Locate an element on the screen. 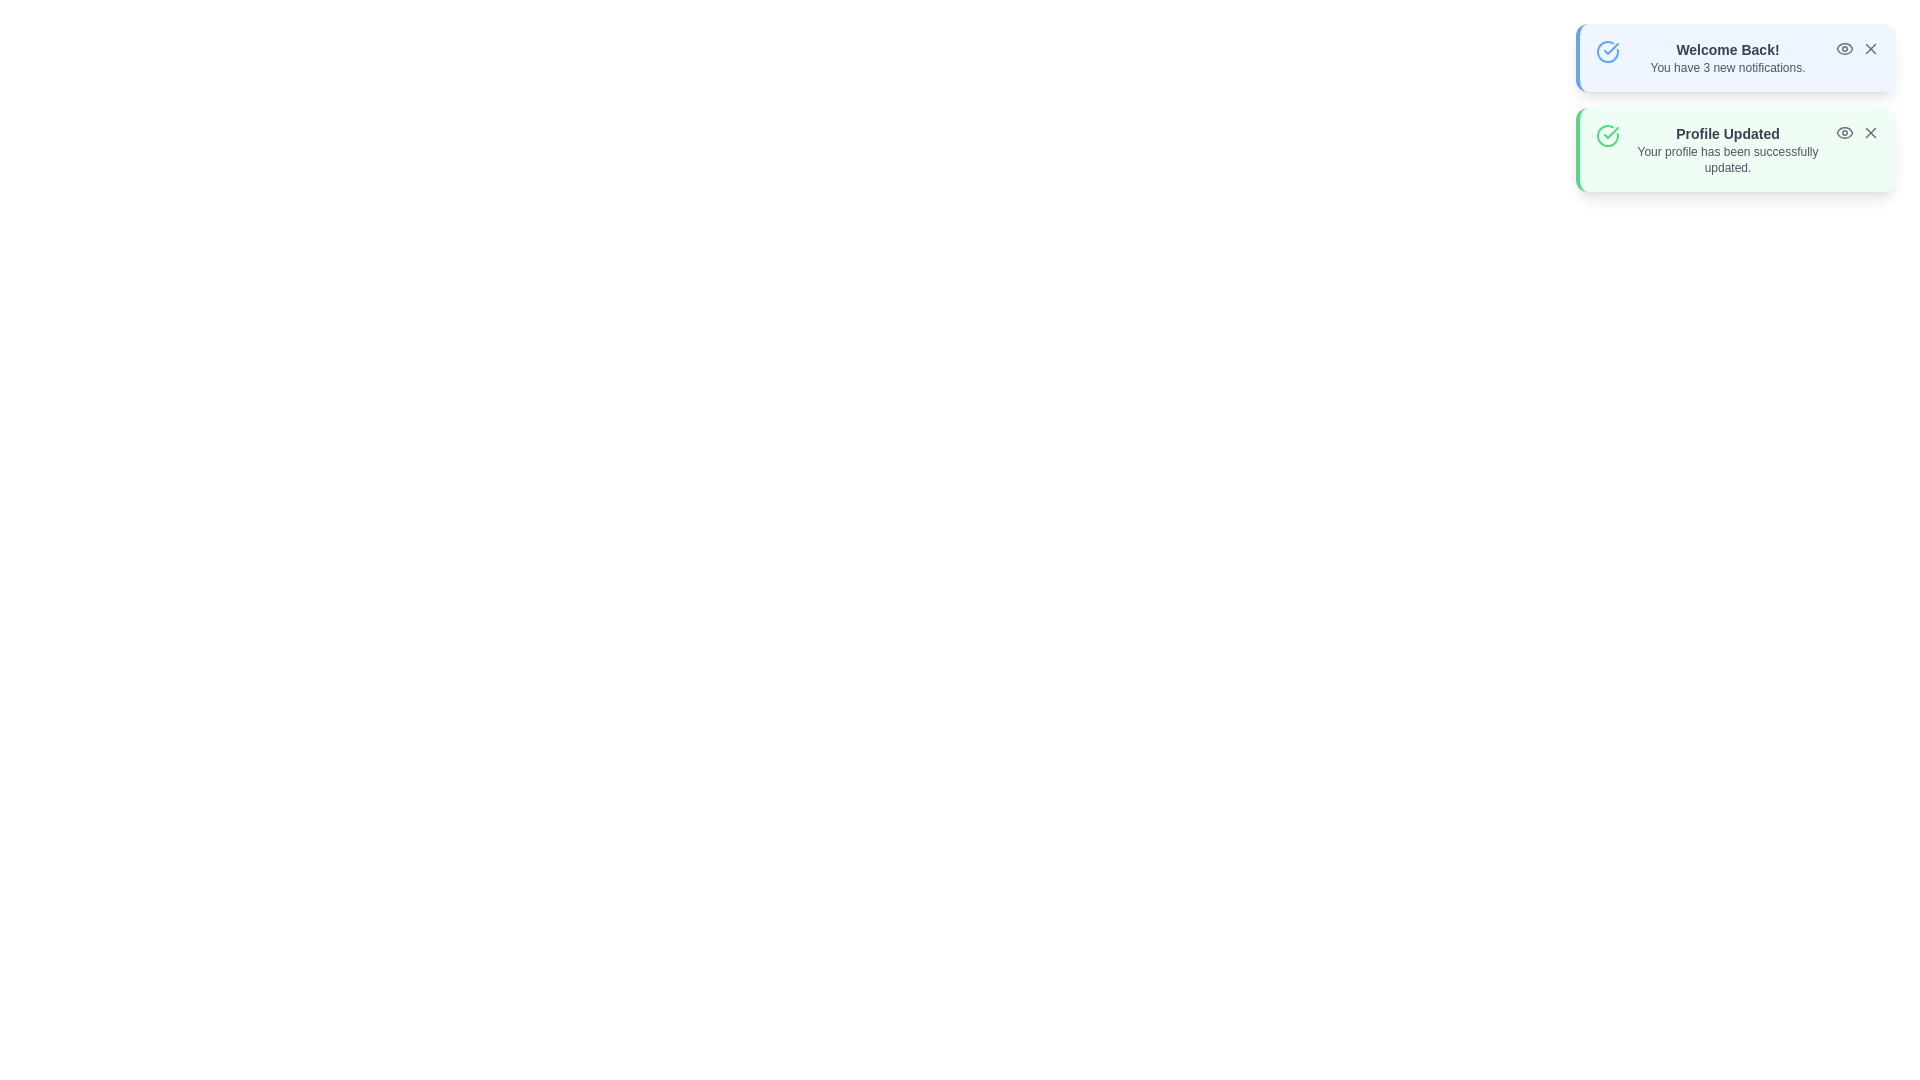 Image resolution: width=1920 pixels, height=1080 pixels. the close button of the notification to dismiss it is located at coordinates (1870, 48).